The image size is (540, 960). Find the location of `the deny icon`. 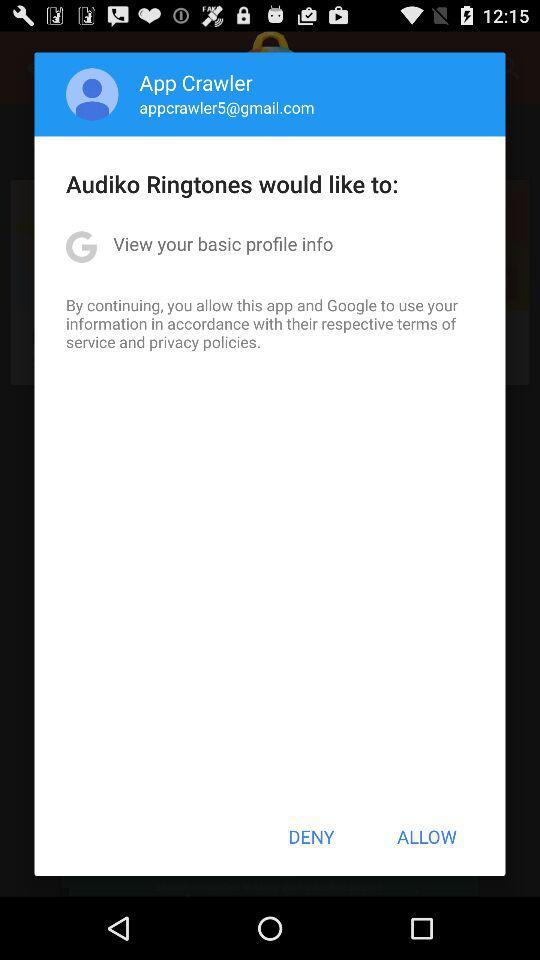

the deny icon is located at coordinates (311, 836).